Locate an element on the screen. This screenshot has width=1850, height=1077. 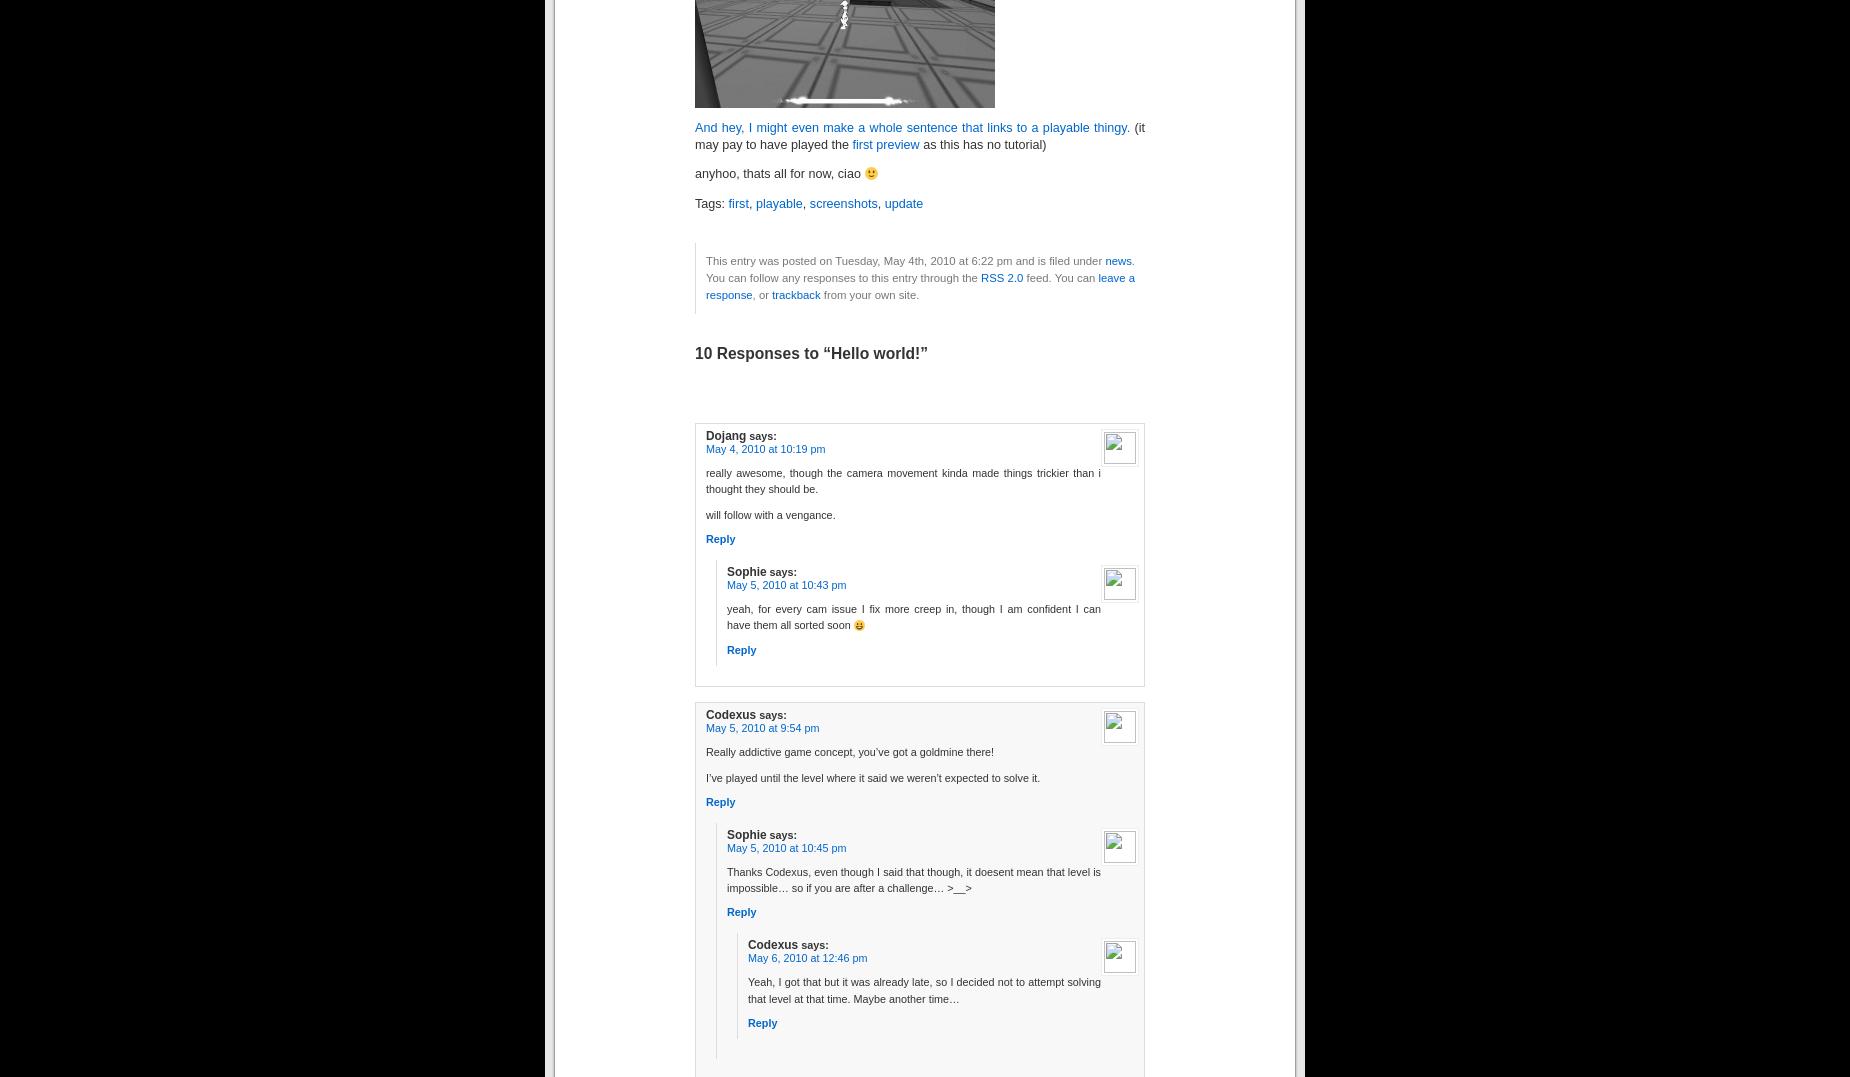
'will follow with a vengance.' is located at coordinates (770, 514).